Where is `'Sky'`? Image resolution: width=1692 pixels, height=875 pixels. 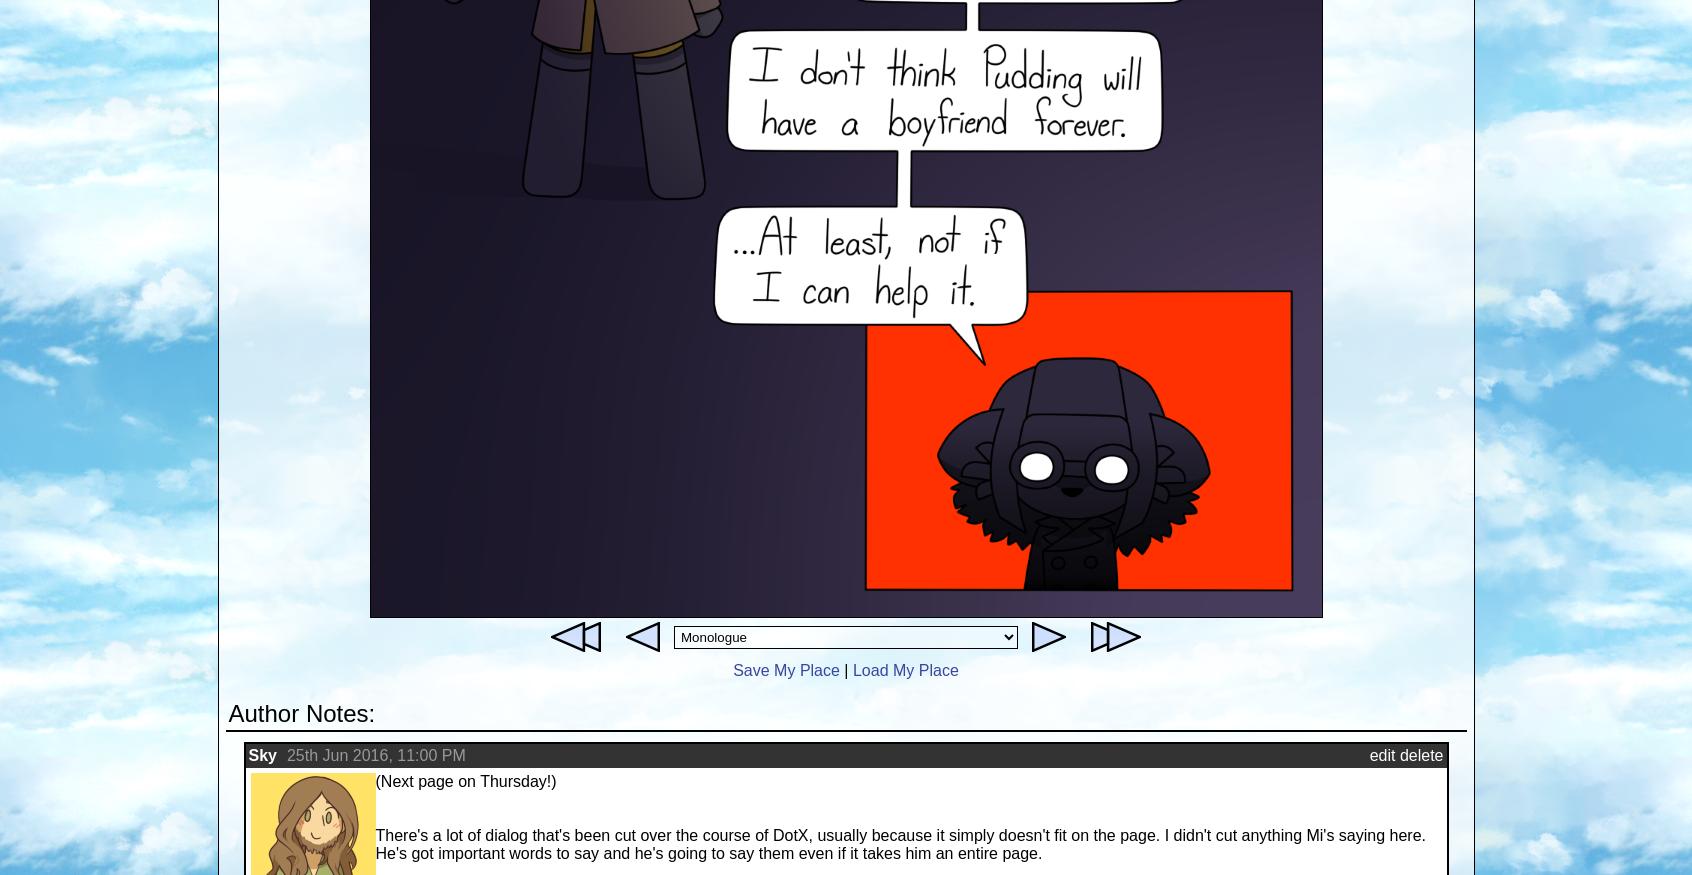
'Sky' is located at coordinates (261, 754).